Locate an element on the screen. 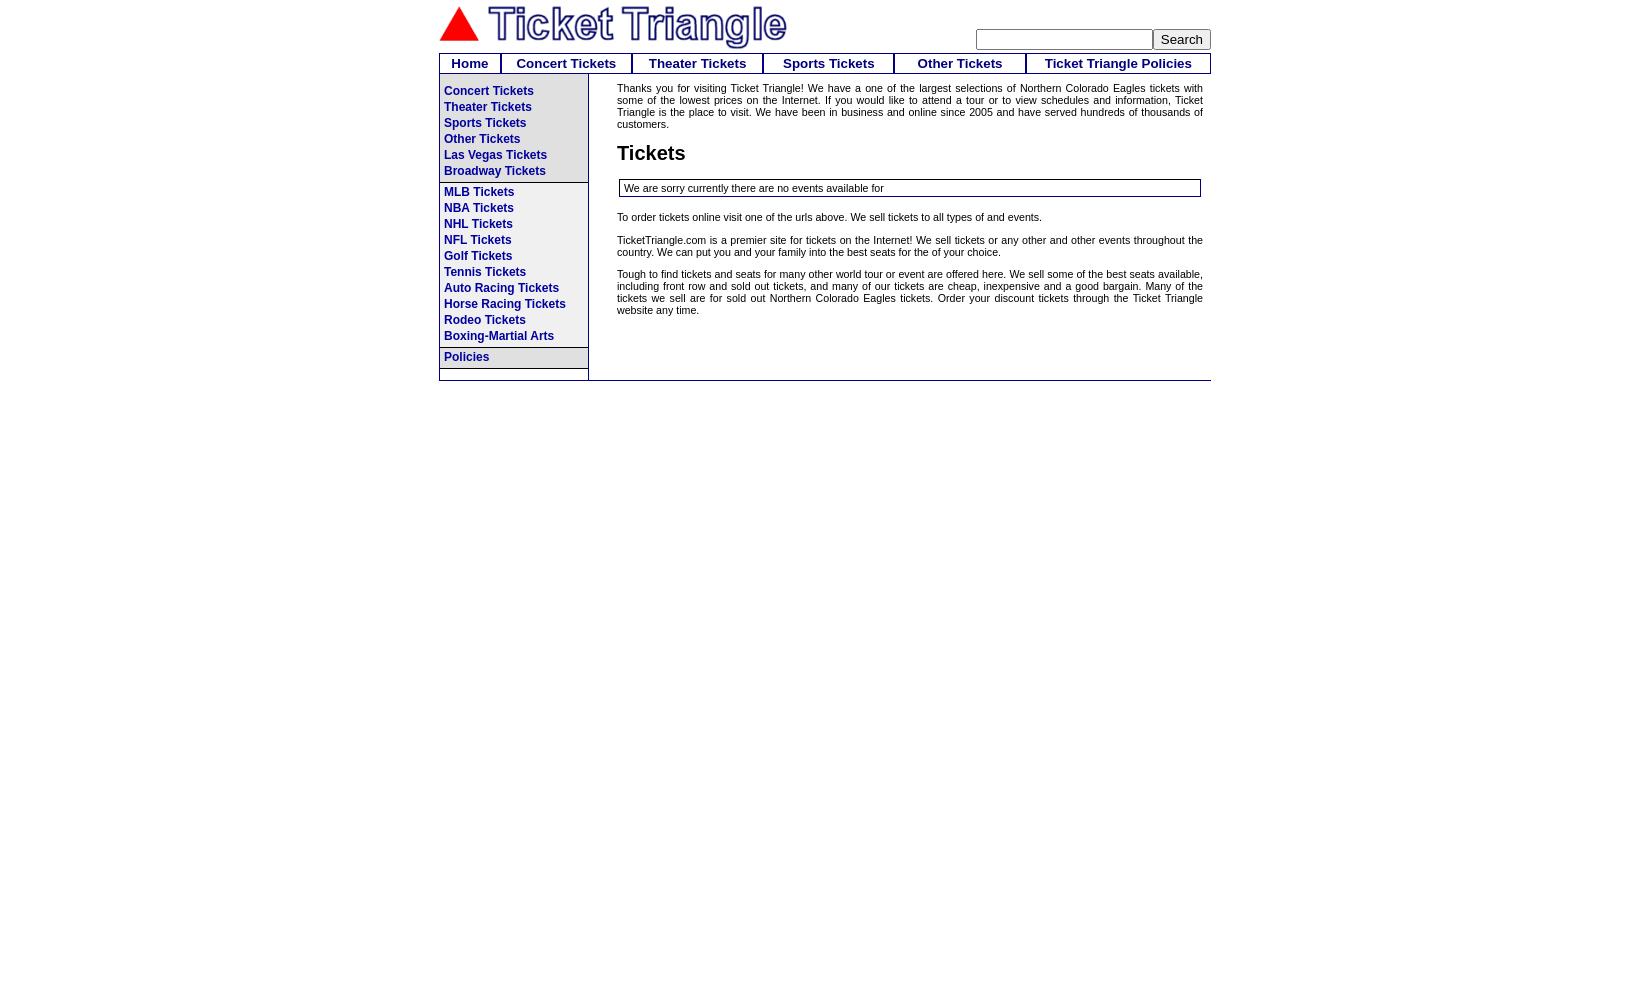 The image size is (1650, 1000). 'Broadway Tickets' is located at coordinates (493, 171).